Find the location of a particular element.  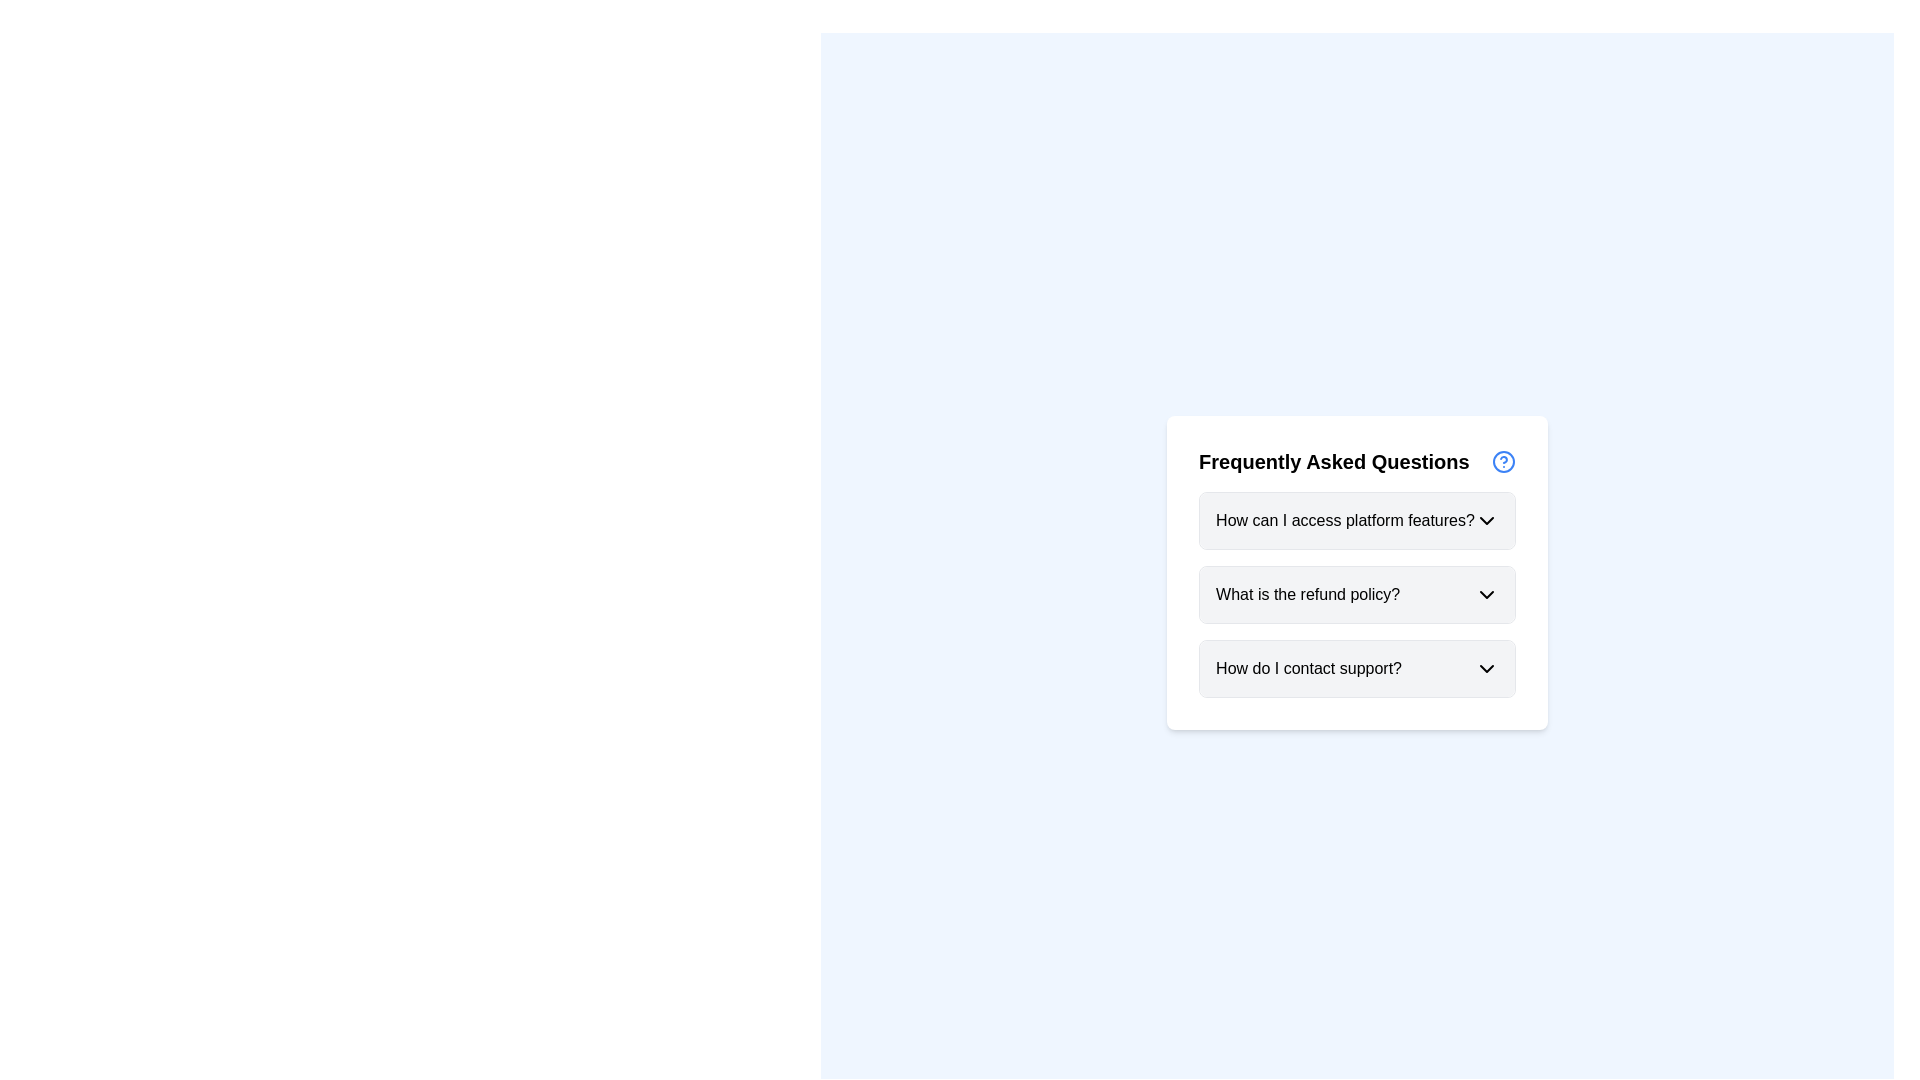

the text label reading 'How can I access platform features?' which is located in the FAQ section is located at coordinates (1345, 519).